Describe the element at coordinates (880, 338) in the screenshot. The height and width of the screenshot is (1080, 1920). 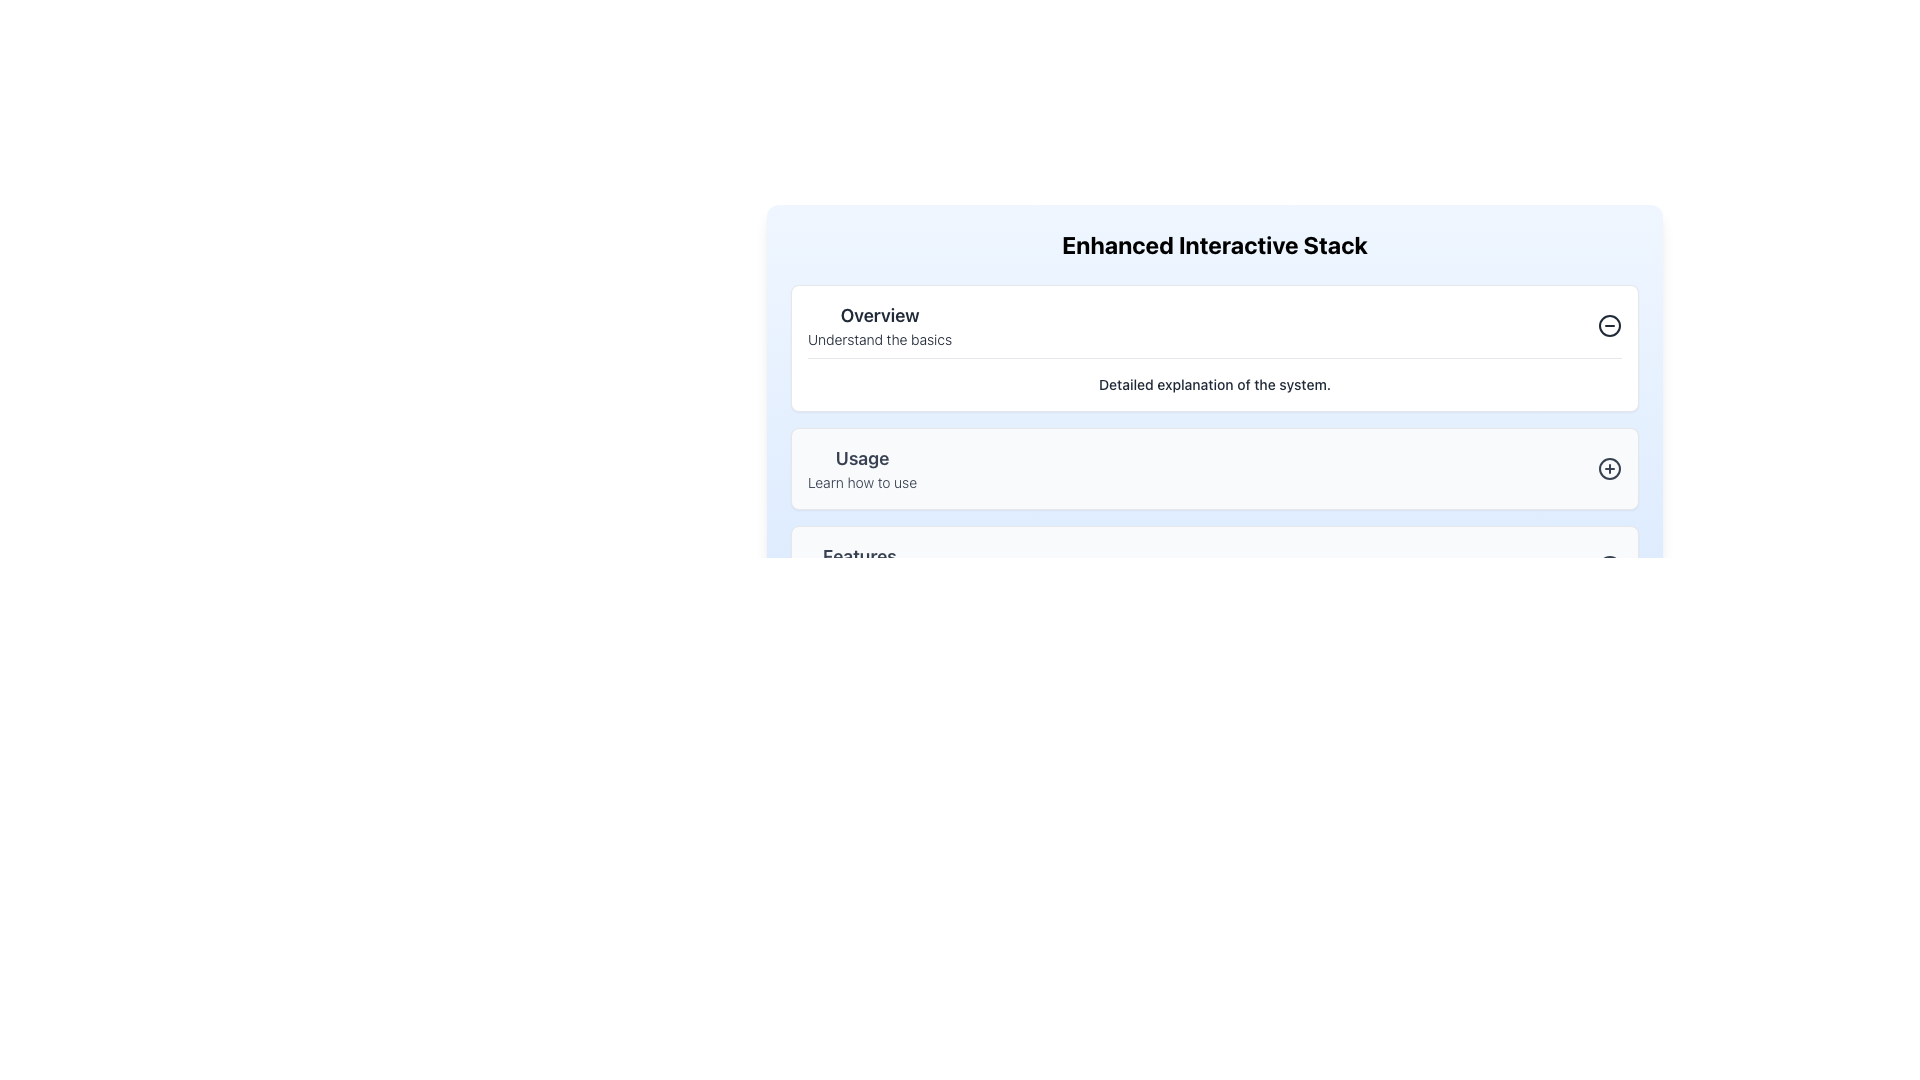
I see `the static text label providing a brief description related to the 'Overview' section, located below the 'Overview' header` at that location.